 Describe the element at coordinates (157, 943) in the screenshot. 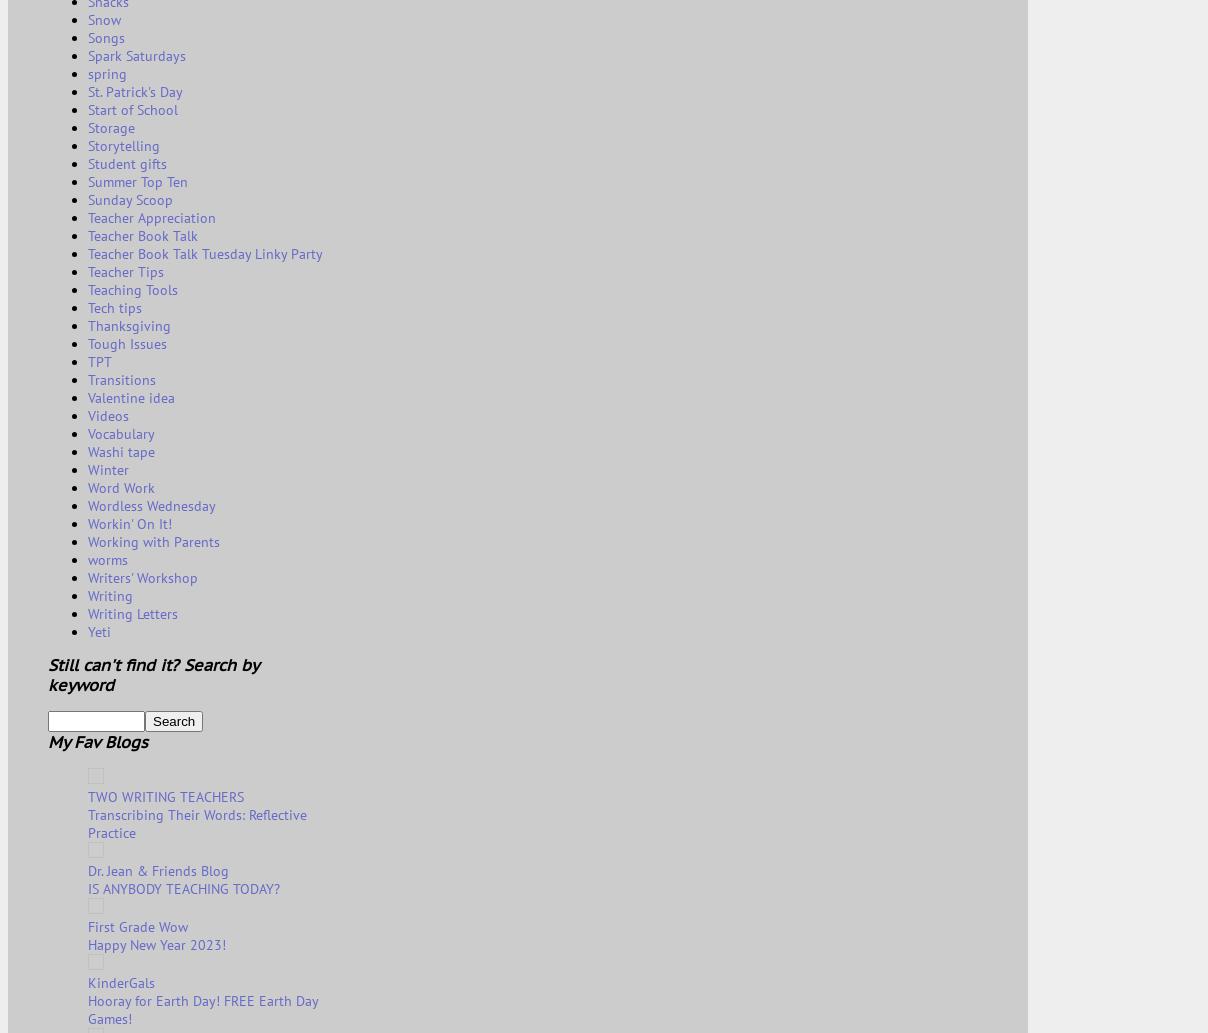

I see `'Happy New Year 2023!'` at that location.